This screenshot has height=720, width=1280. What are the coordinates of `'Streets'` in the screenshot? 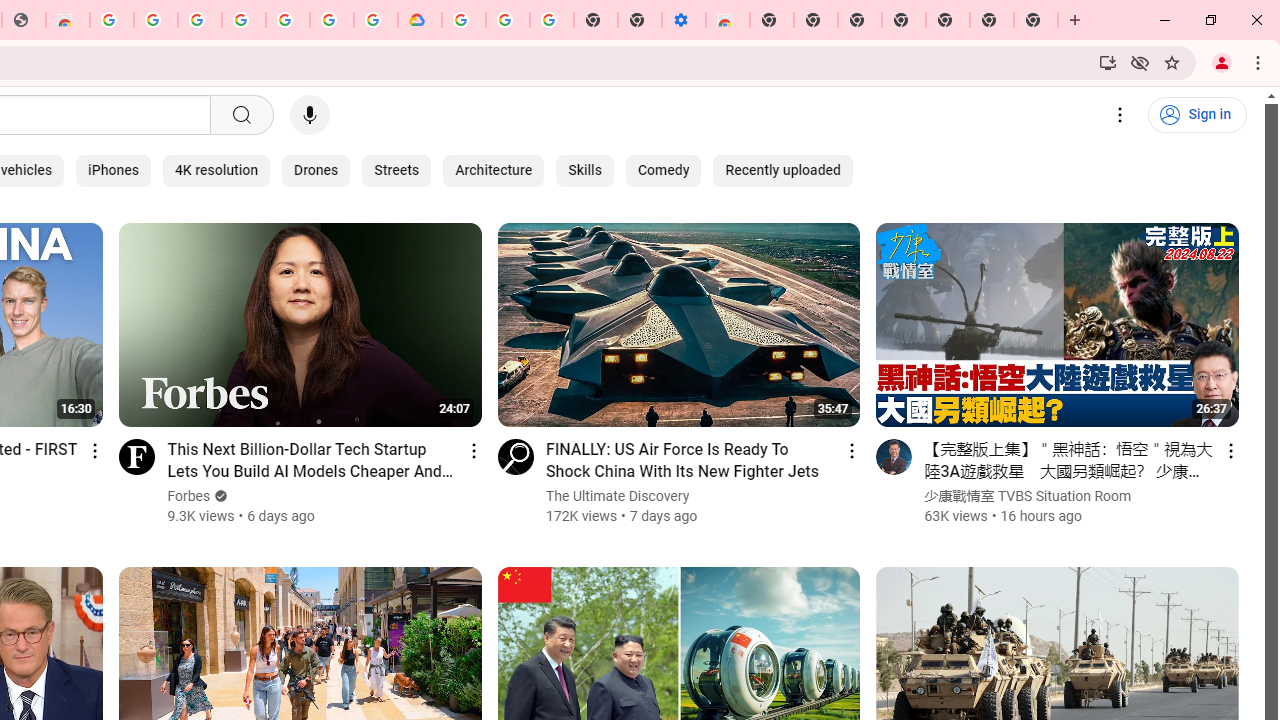 It's located at (397, 170).